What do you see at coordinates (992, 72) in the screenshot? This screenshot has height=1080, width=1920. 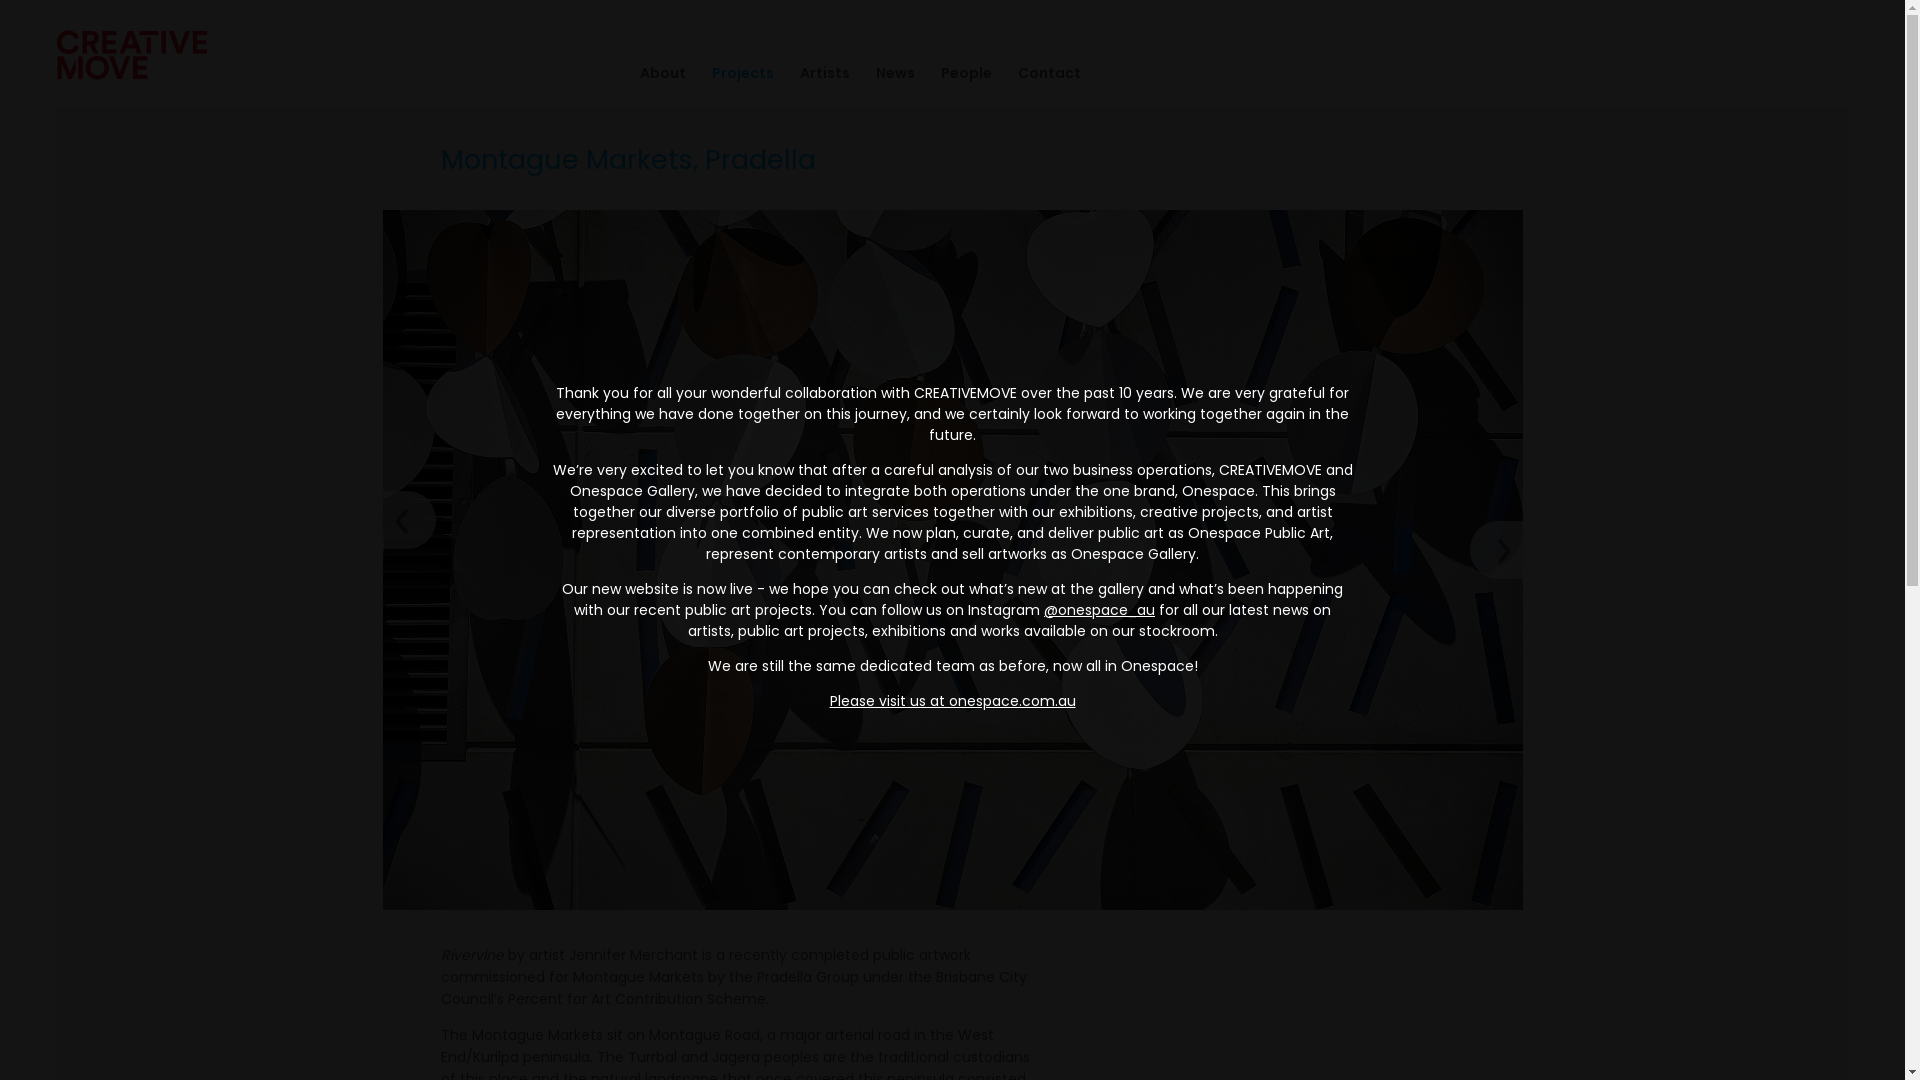 I see `'Contact'` at bounding box center [992, 72].